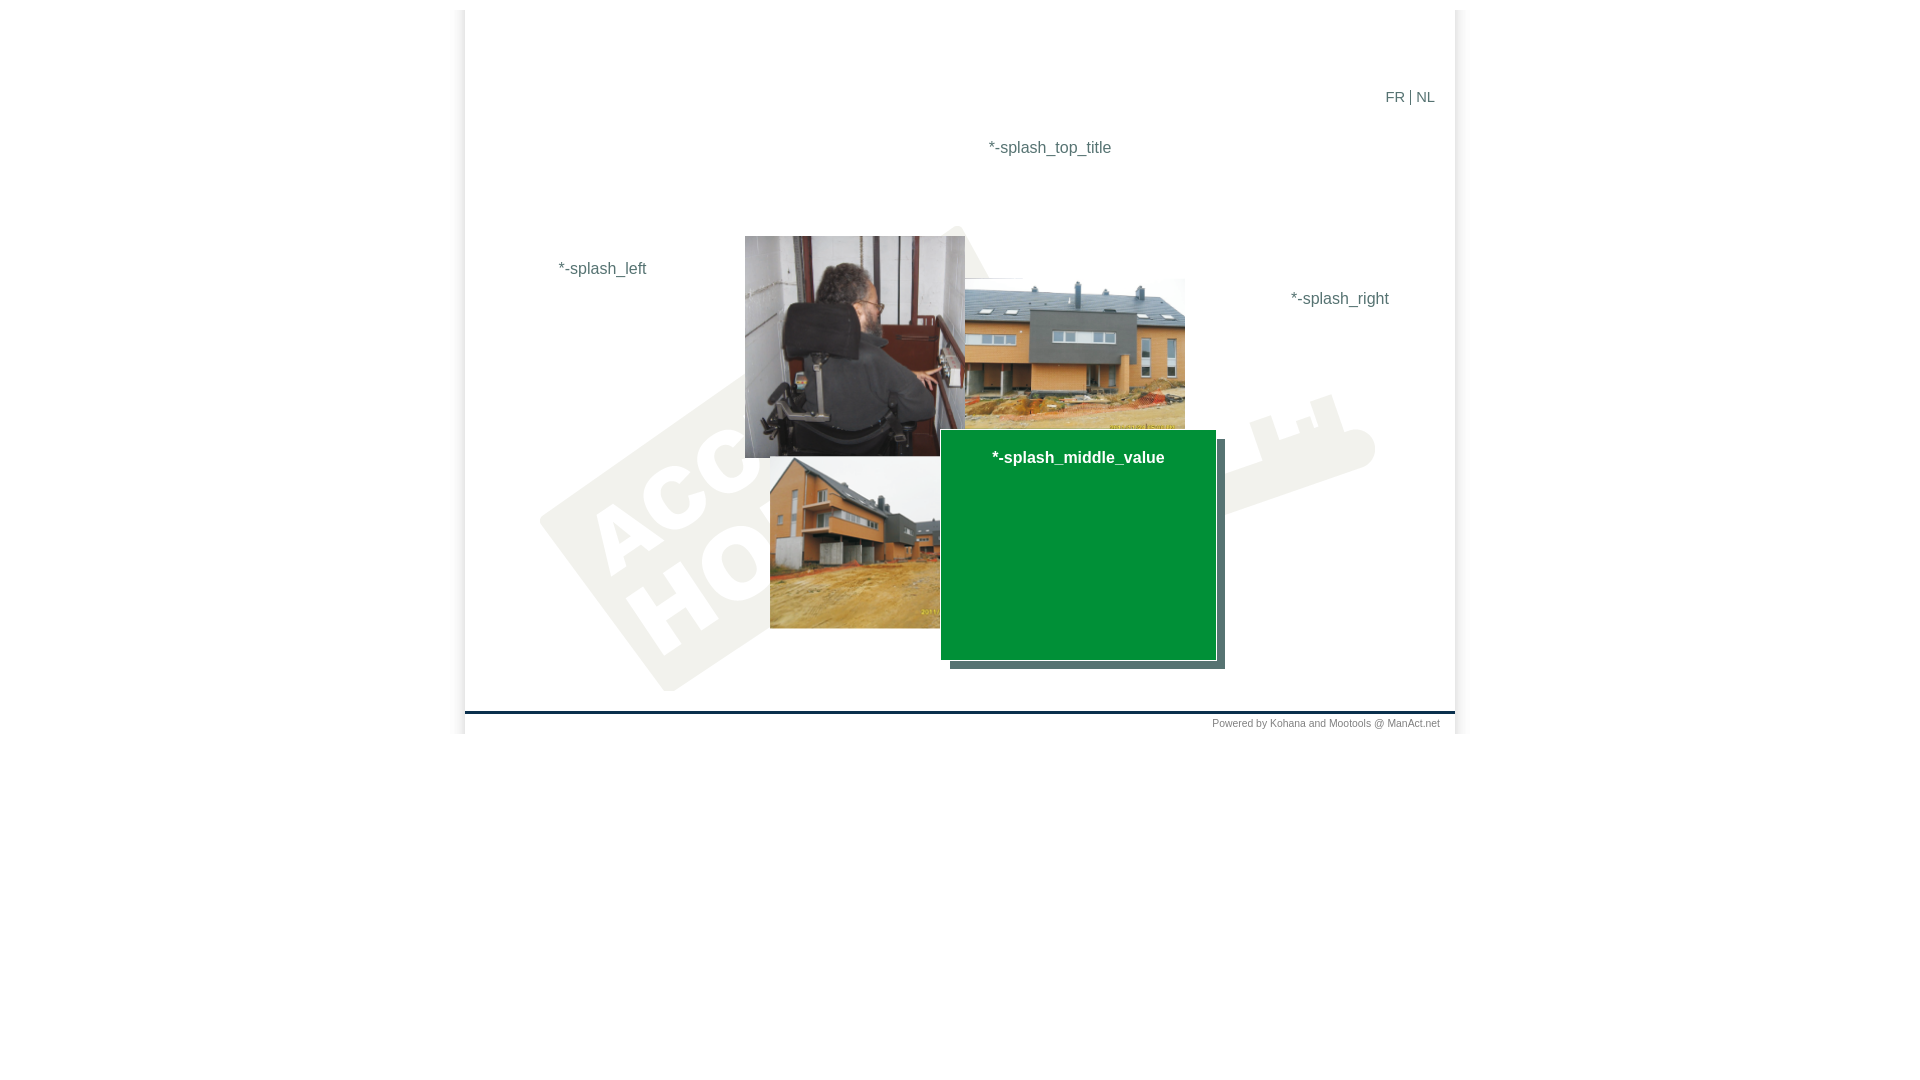 Image resolution: width=1920 pixels, height=1080 pixels. I want to click on 'ManAct.net', so click(1386, 723).